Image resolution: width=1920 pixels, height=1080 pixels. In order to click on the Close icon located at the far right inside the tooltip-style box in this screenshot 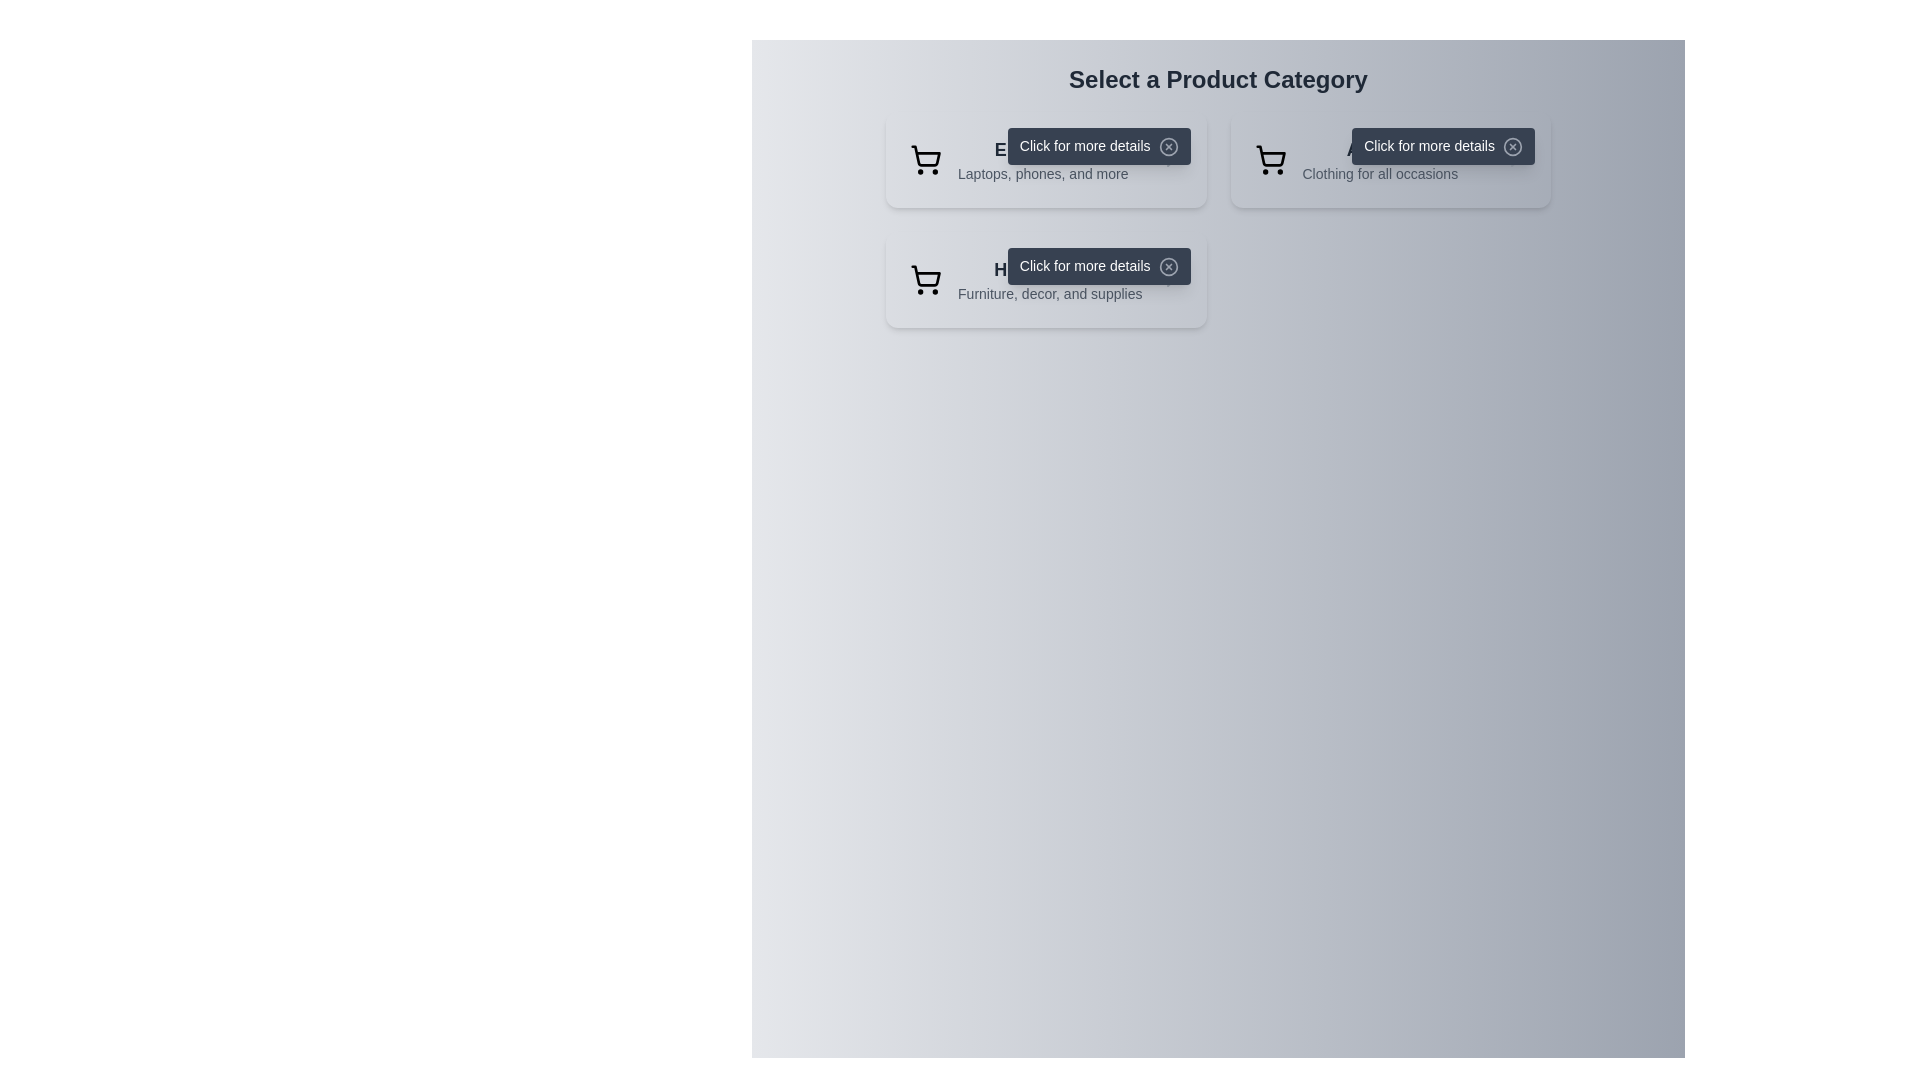, I will do `click(1168, 146)`.